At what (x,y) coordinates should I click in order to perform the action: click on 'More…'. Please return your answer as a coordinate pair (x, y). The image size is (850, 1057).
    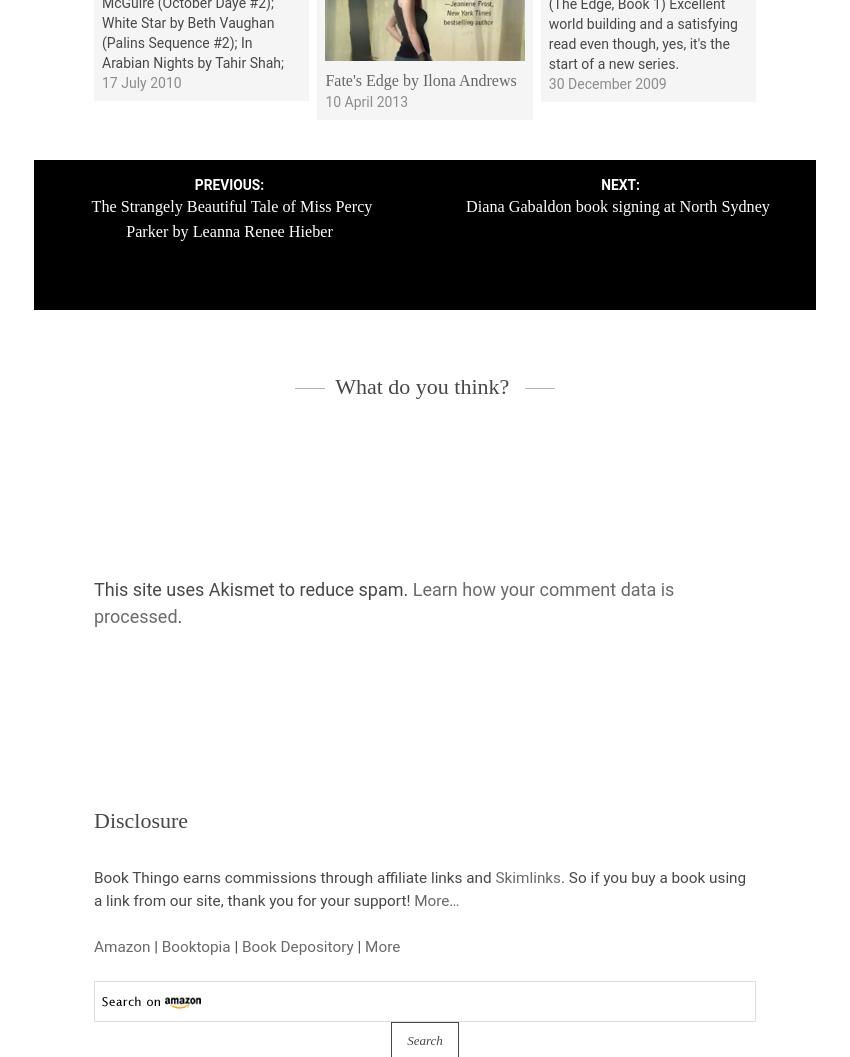
    Looking at the image, I should click on (435, 899).